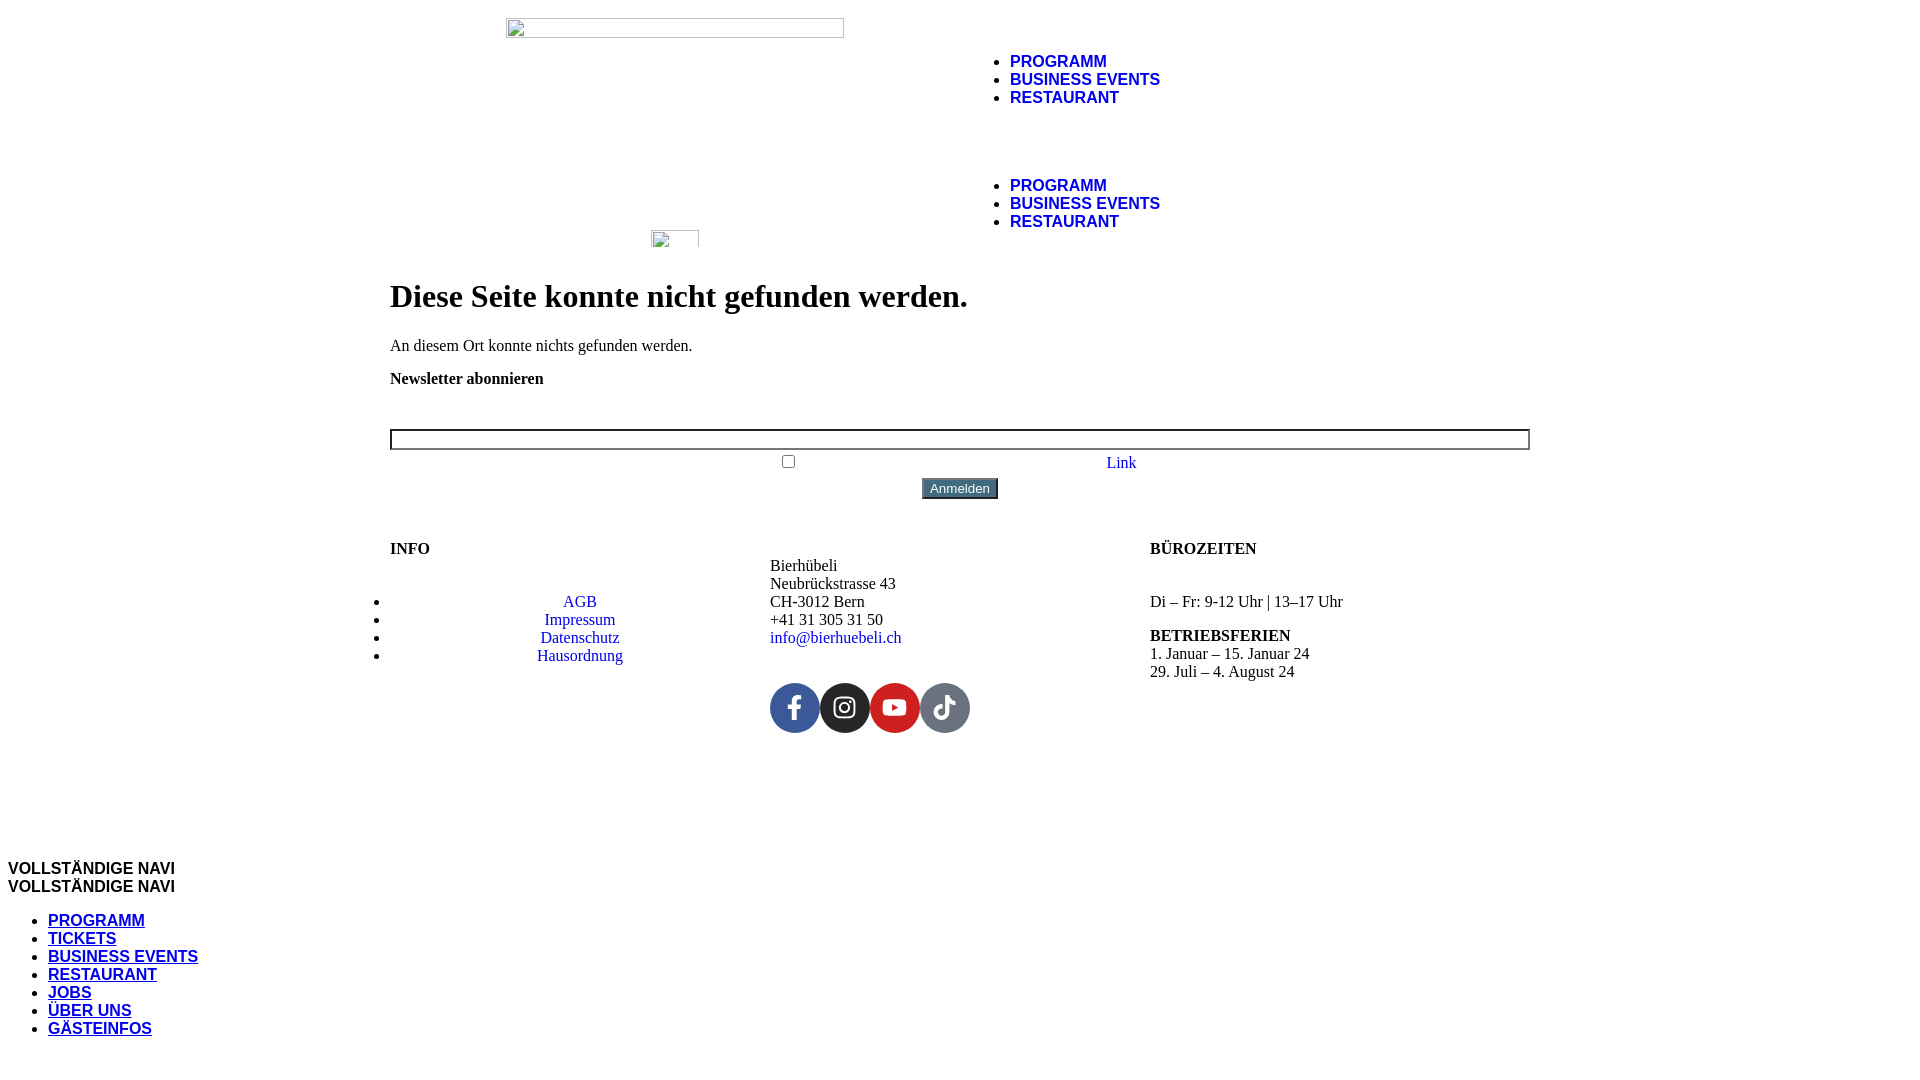 This screenshot has width=1920, height=1080. I want to click on 'BUSINESS EVENTS', so click(1083, 77).